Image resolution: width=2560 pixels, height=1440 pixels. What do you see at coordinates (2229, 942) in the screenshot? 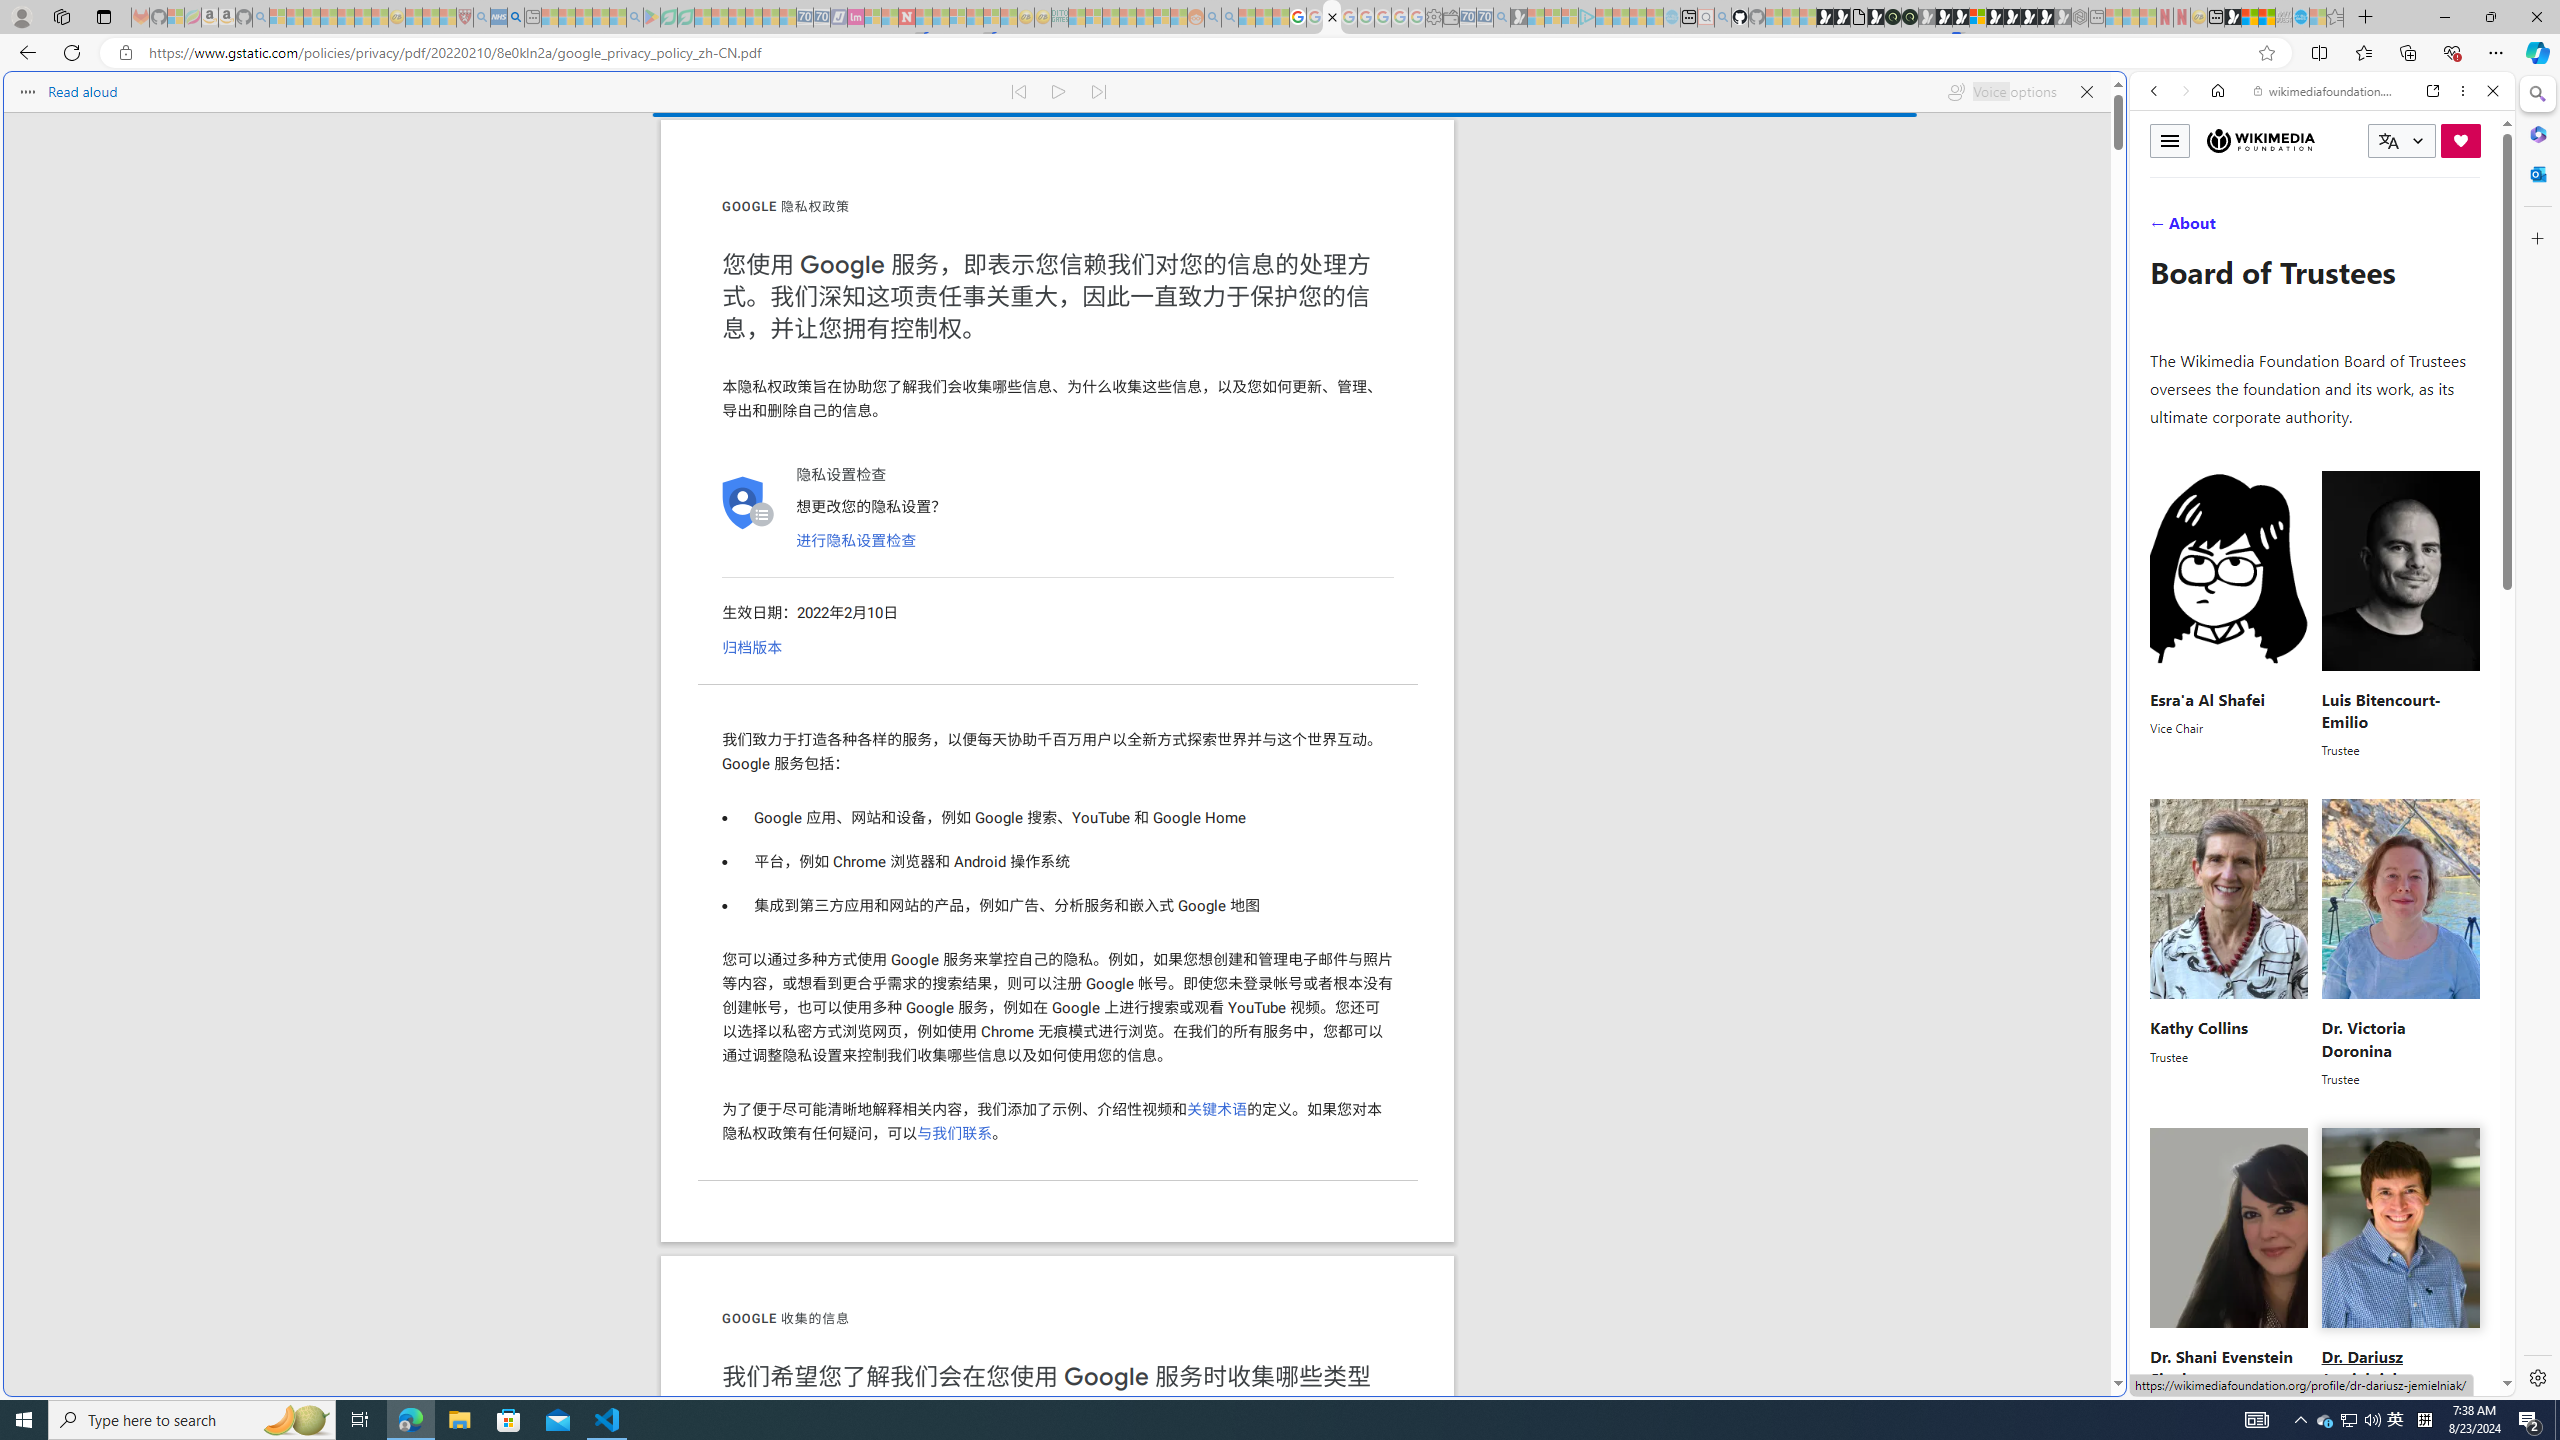
I see `'Kathy CollinsTrustee'` at bounding box center [2229, 942].